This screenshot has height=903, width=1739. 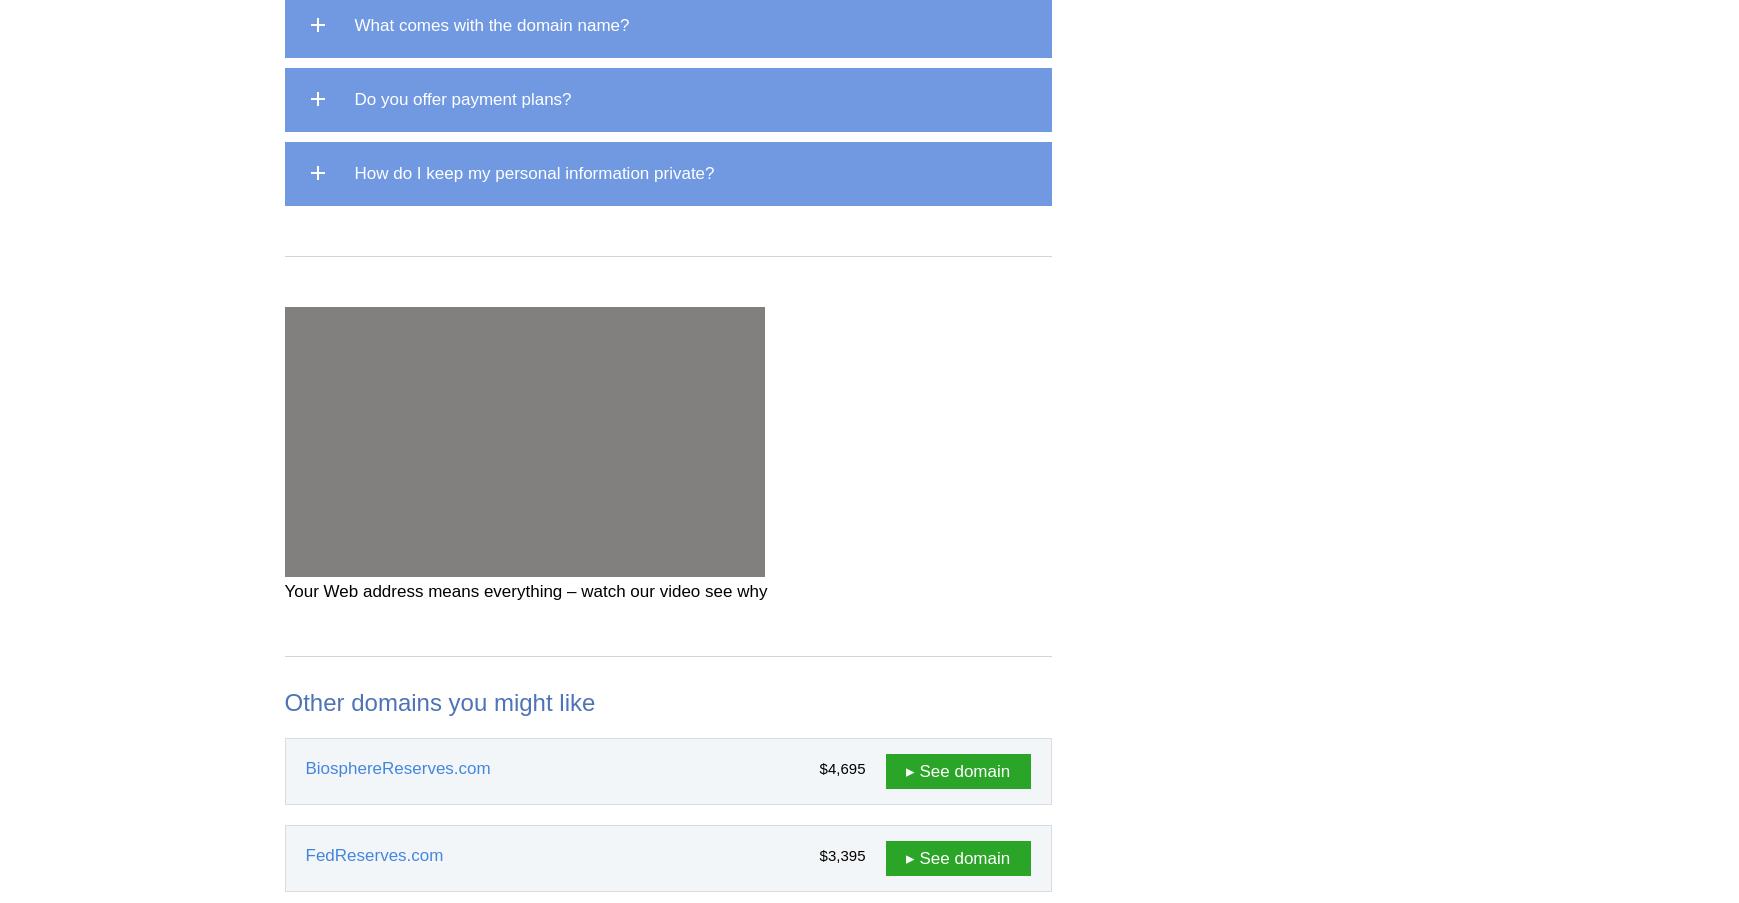 What do you see at coordinates (397, 768) in the screenshot?
I see `'BiosphereReserves.com'` at bounding box center [397, 768].